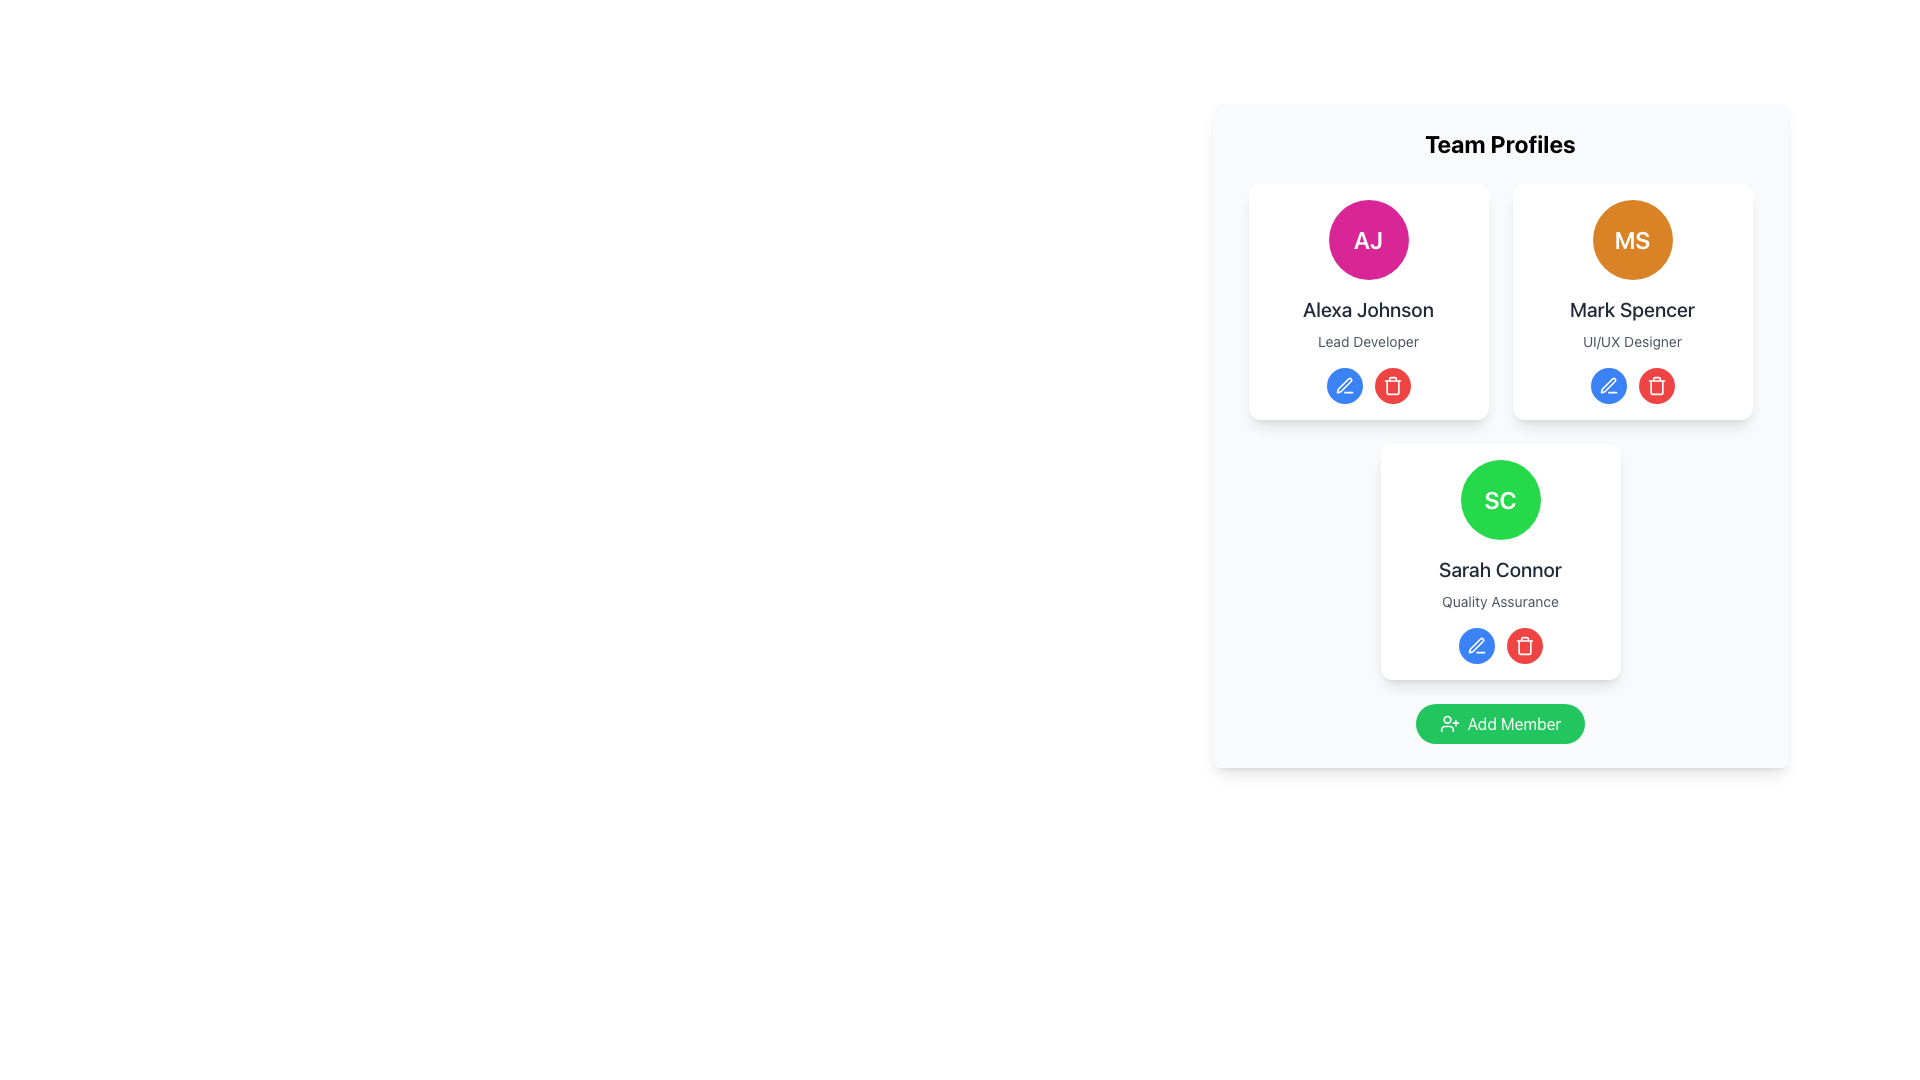  What do you see at coordinates (1500, 570) in the screenshot?
I see `the text label displaying 'Sarah Connor', which is centrally located in the profile card, positioned below the circular icon with 'SC' and above the text 'Quality Assurance'` at bounding box center [1500, 570].